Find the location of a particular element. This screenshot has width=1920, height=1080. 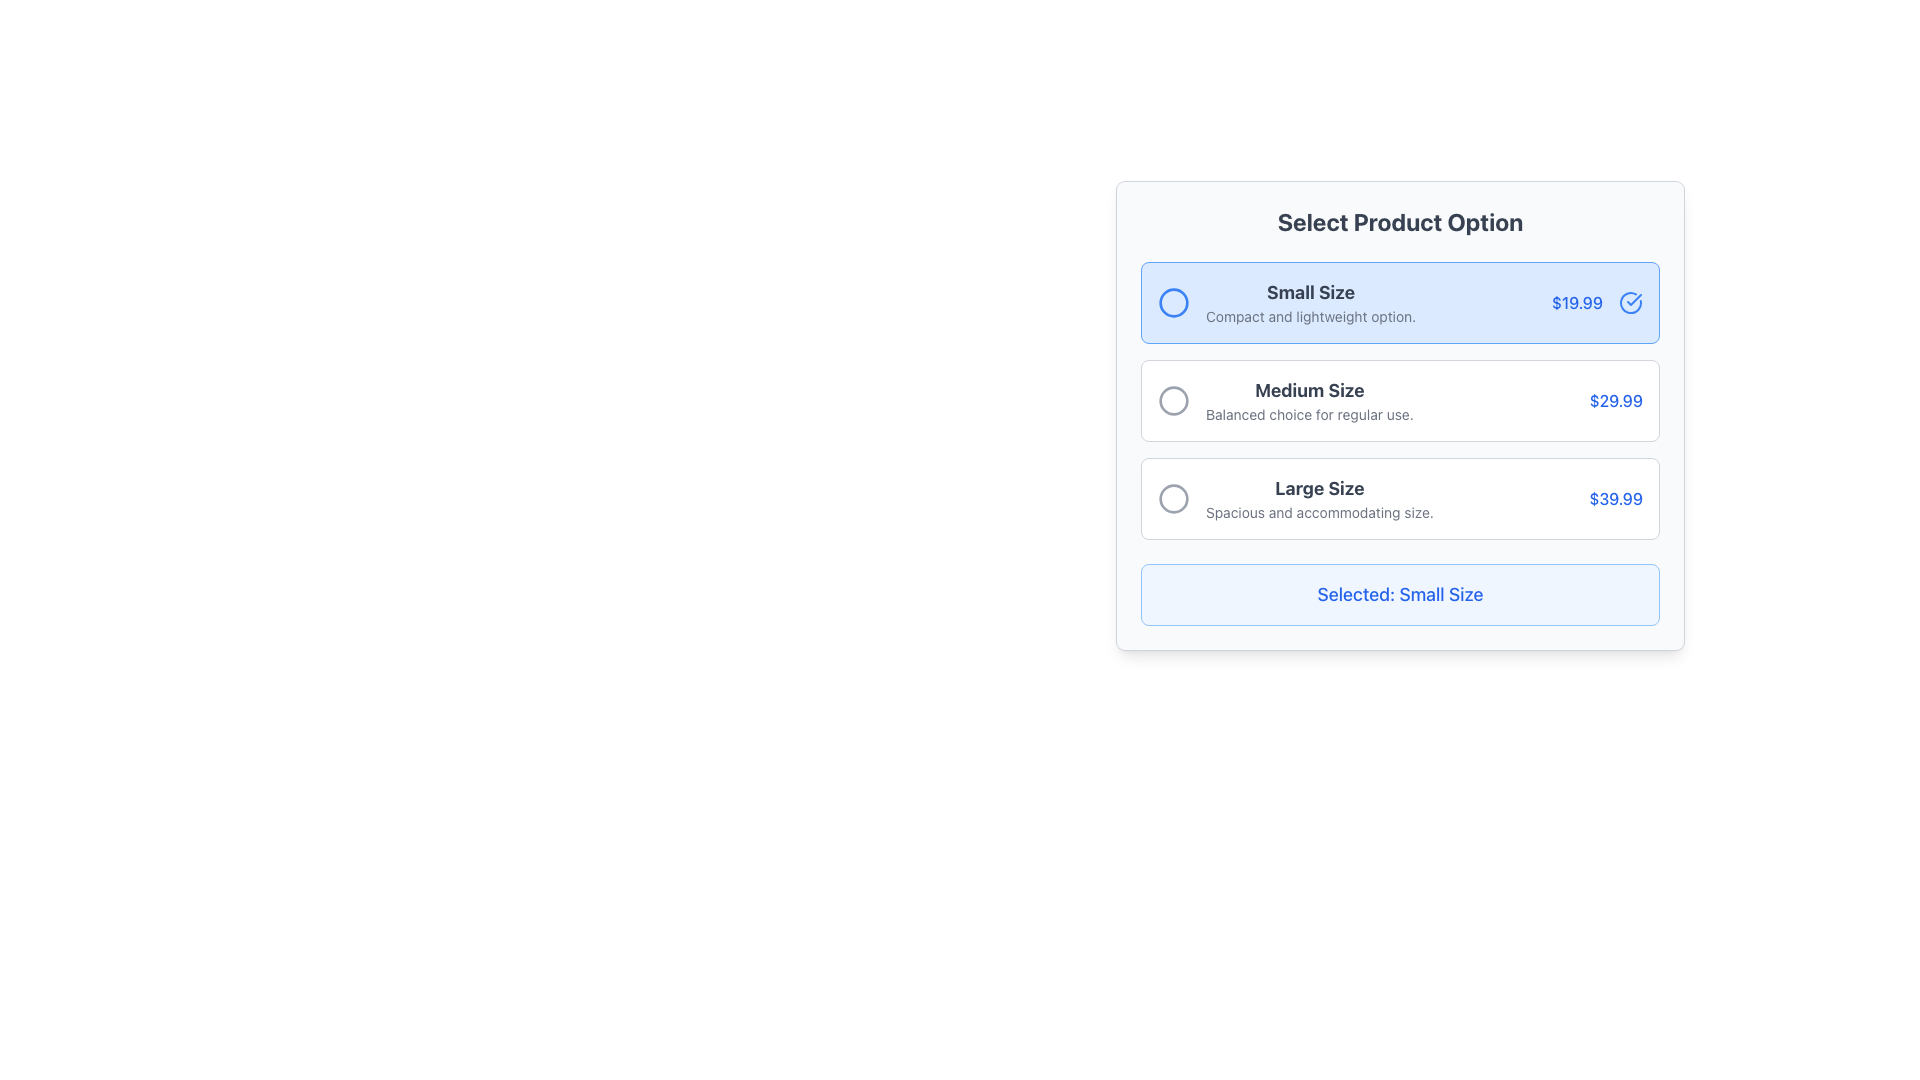

the static informational box that confirms the 'Small Size' option is currently selected, located at the bottom of the product options is located at coordinates (1399, 593).